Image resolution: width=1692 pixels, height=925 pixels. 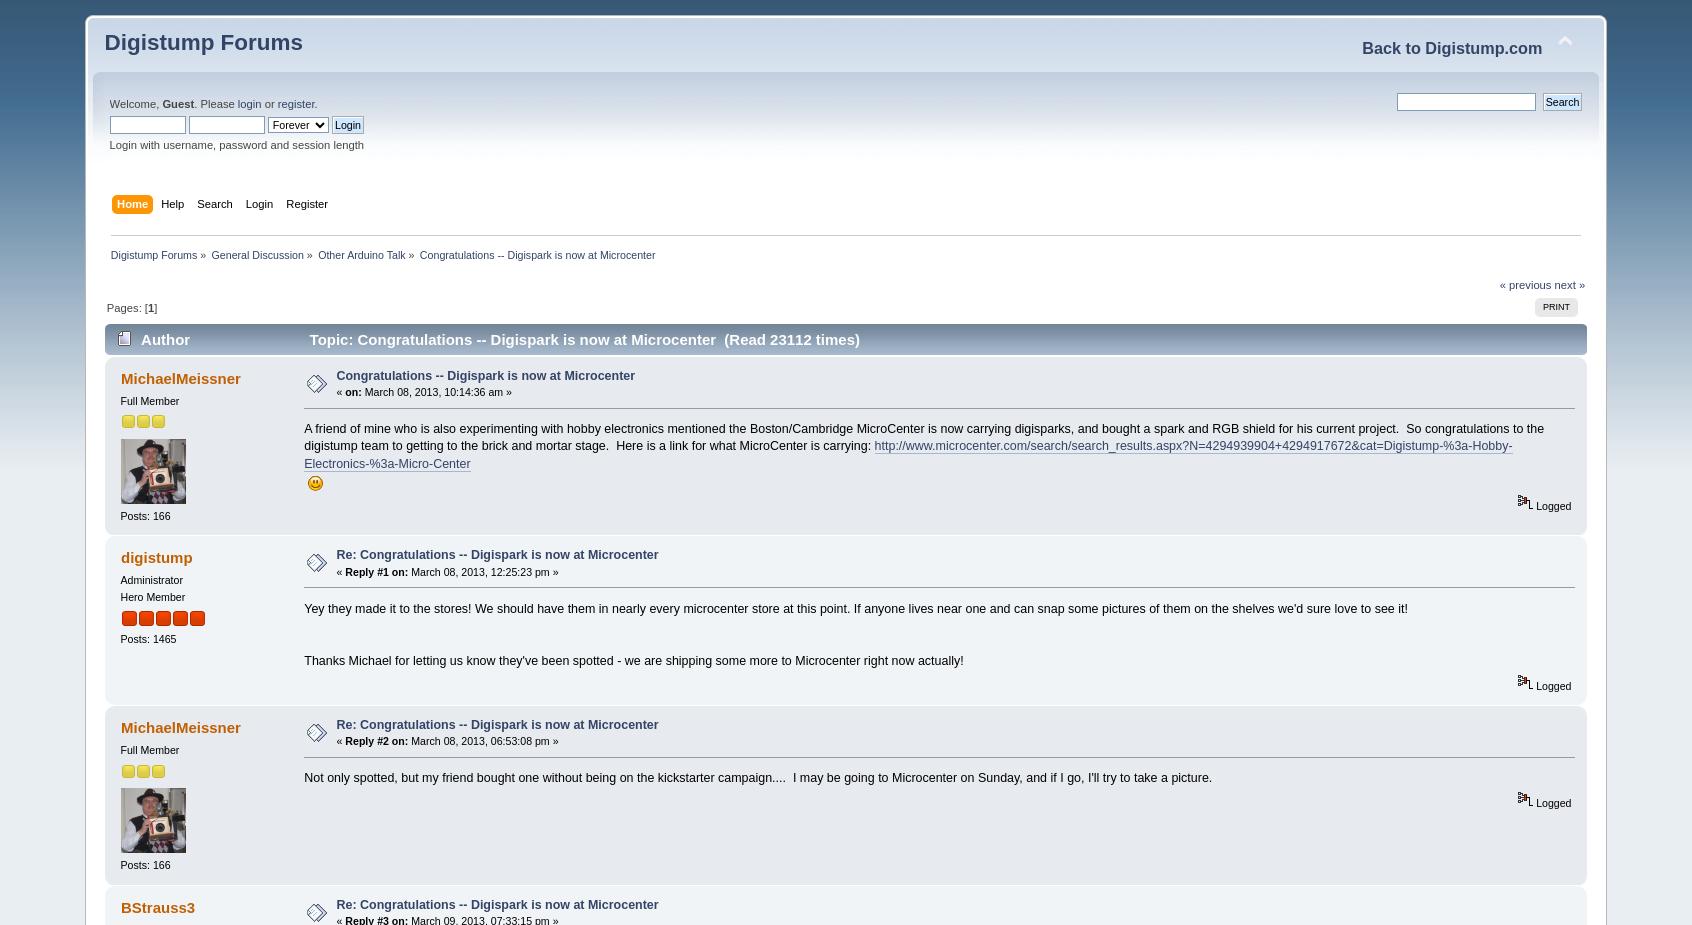 I want to click on 'March 08, 2013, 06:53:08 pm »', so click(x=407, y=741).